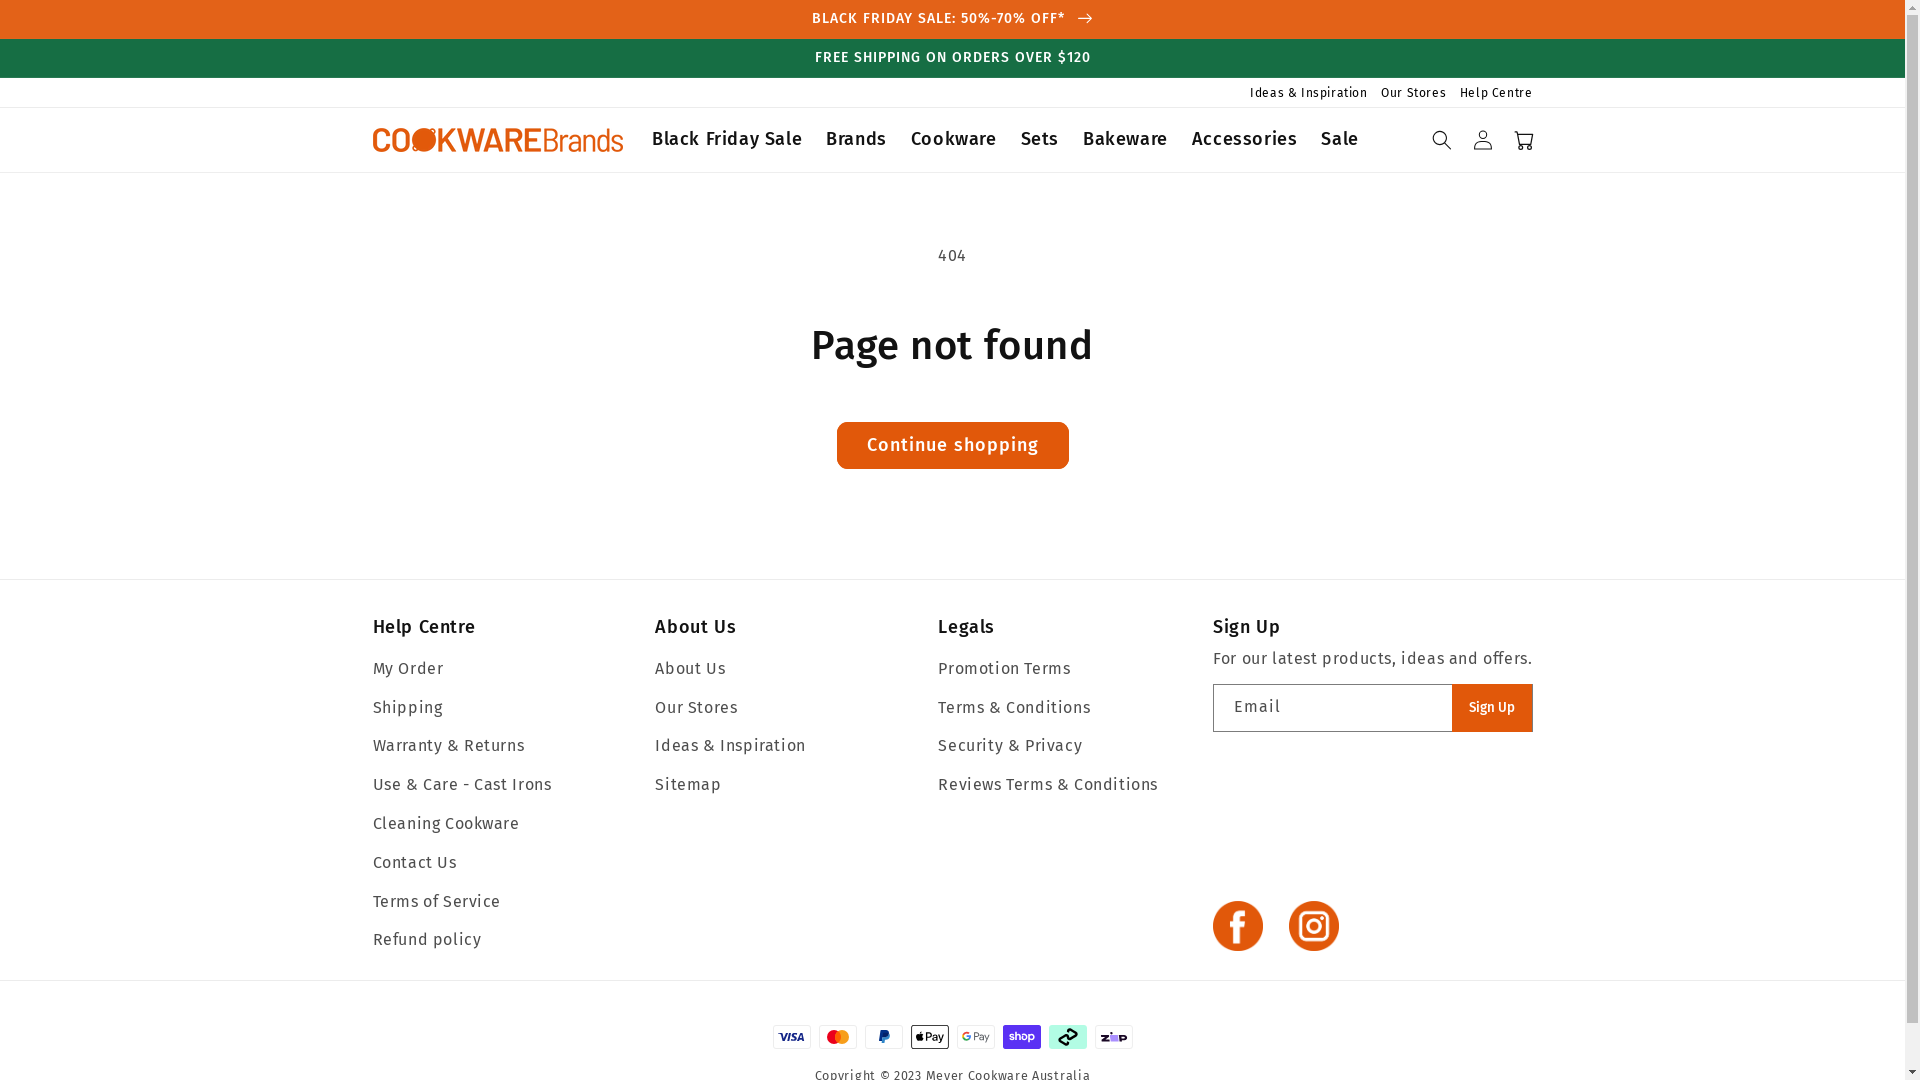 The width and height of the screenshot is (1920, 1080). Describe the element at coordinates (1046, 784) in the screenshot. I see `'Reviews Terms & Conditions'` at that location.